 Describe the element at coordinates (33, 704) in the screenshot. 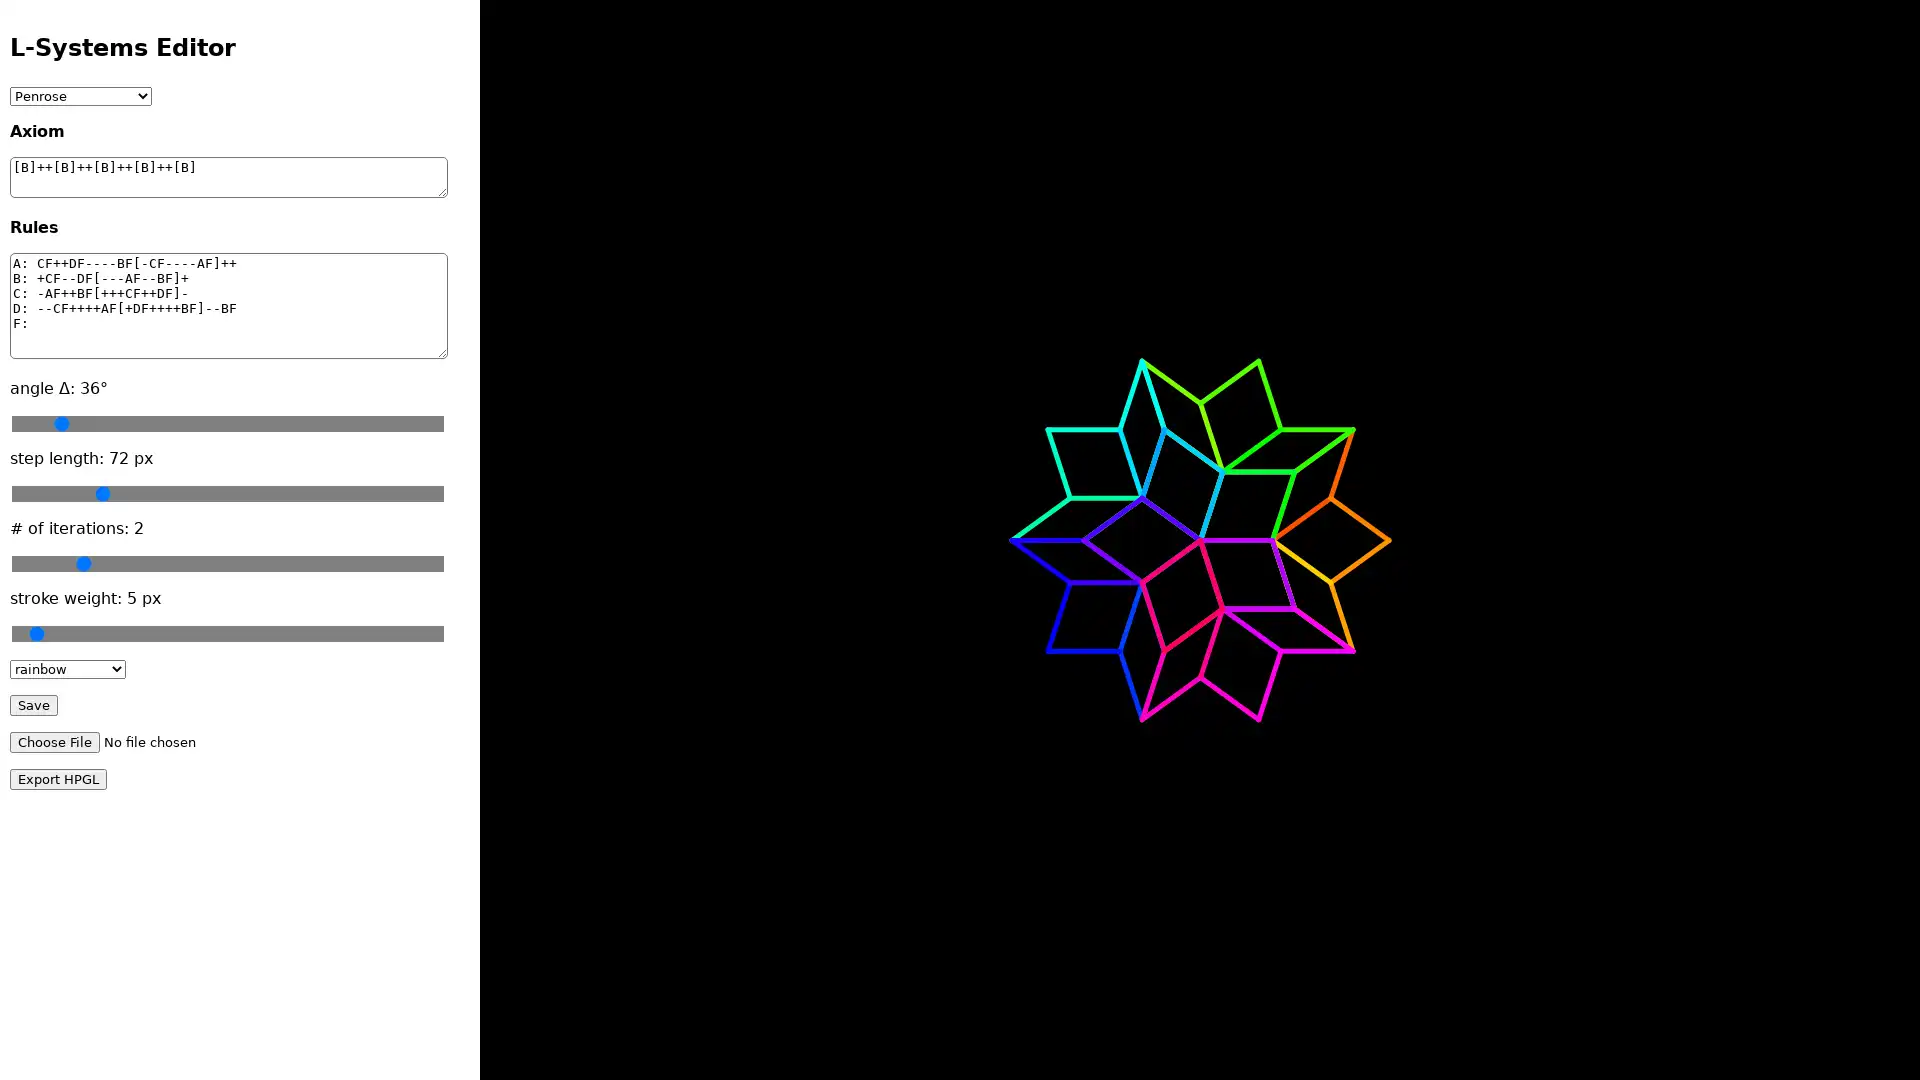

I see `Save` at that location.